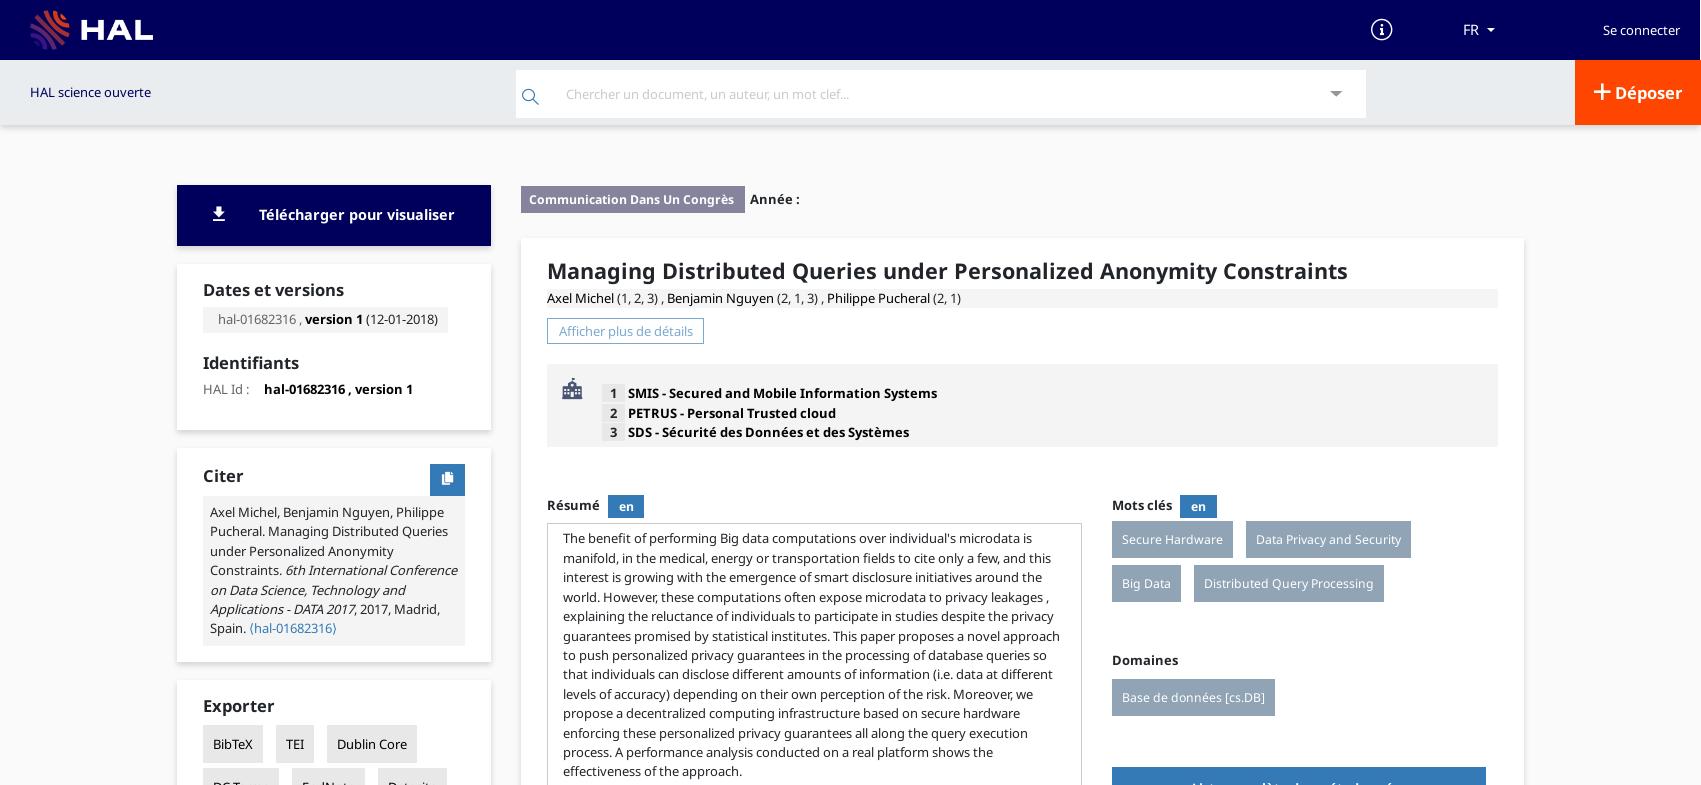 Image resolution: width=1701 pixels, height=785 pixels. Describe the element at coordinates (231, 744) in the screenshot. I see `'BibTeX'` at that location.